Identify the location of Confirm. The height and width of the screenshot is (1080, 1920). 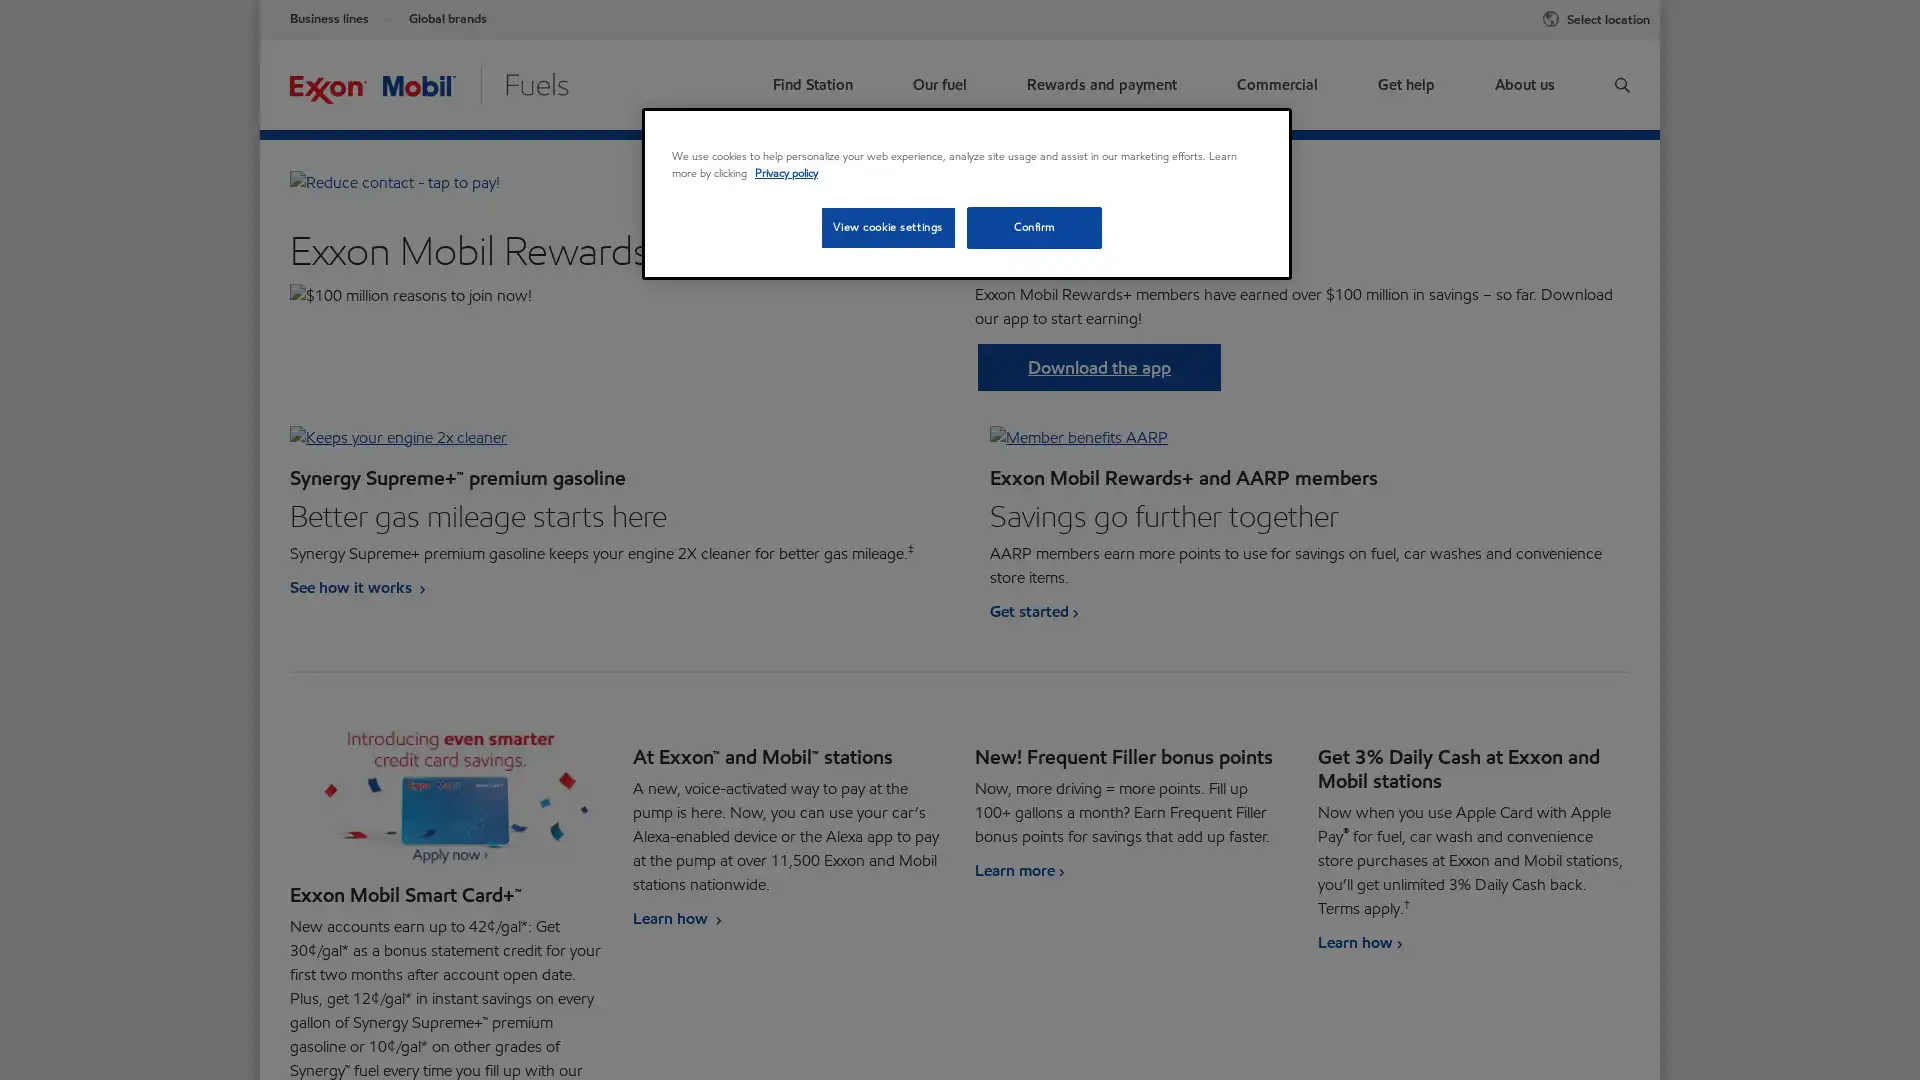
(1034, 226).